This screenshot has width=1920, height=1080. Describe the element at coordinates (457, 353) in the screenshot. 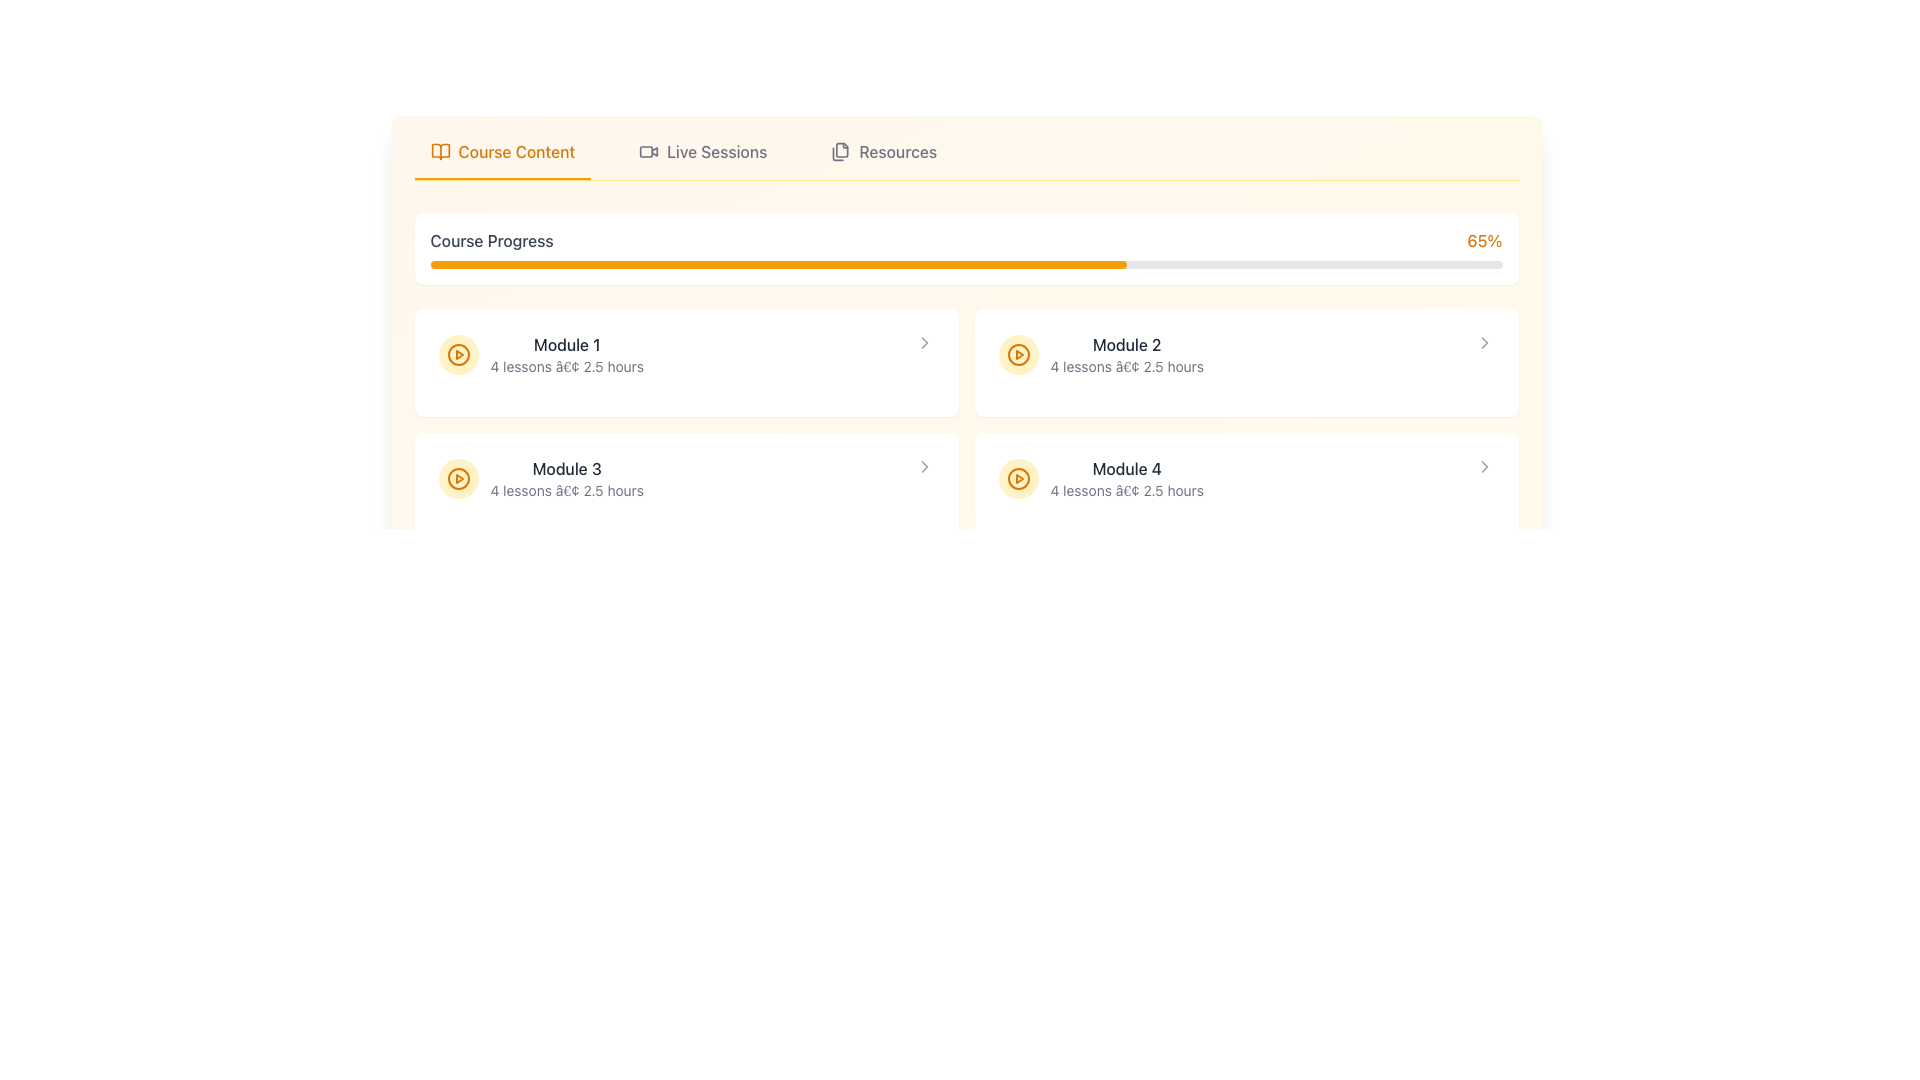

I see `the Circular SVG element that serves as a visual indicator for play or start action, located inside the second module entry on the right side of the grid` at that location.